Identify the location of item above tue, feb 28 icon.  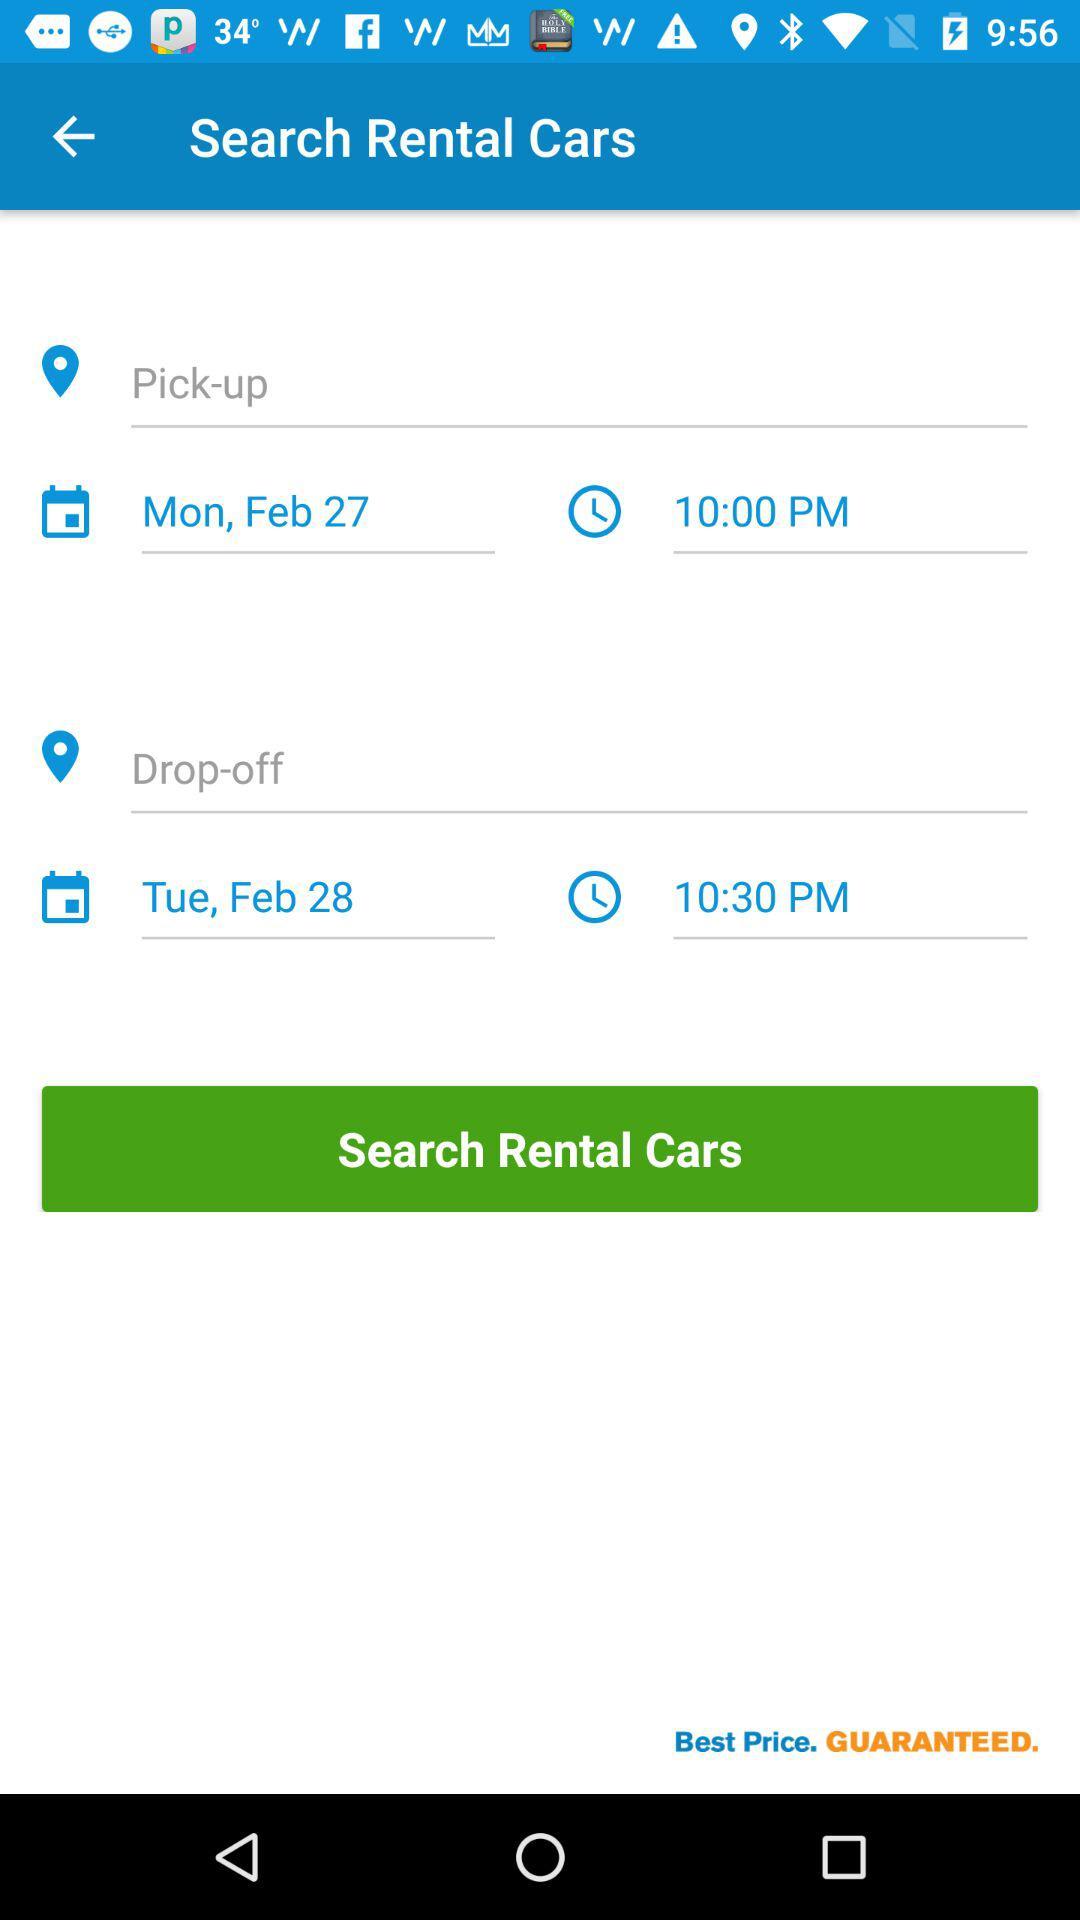
(579, 770).